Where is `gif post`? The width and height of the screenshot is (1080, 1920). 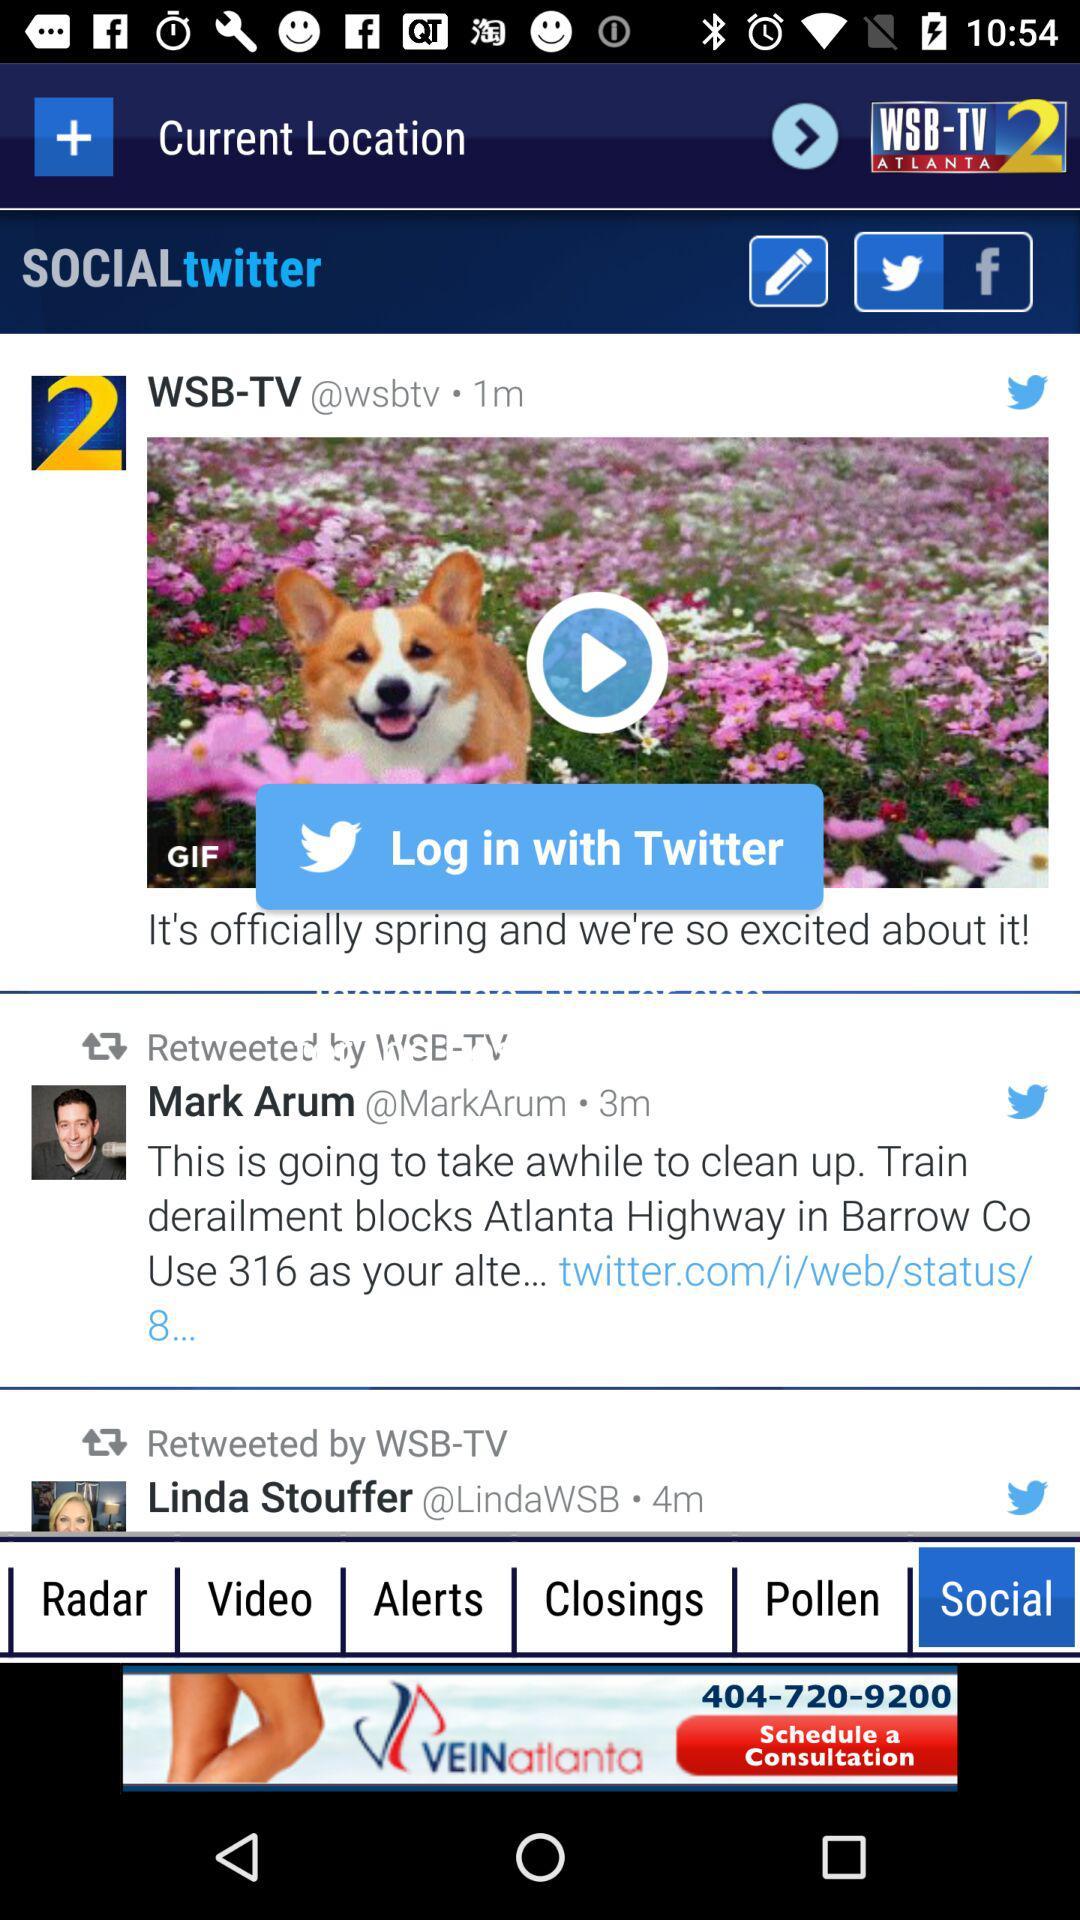 gif post is located at coordinates (596, 662).